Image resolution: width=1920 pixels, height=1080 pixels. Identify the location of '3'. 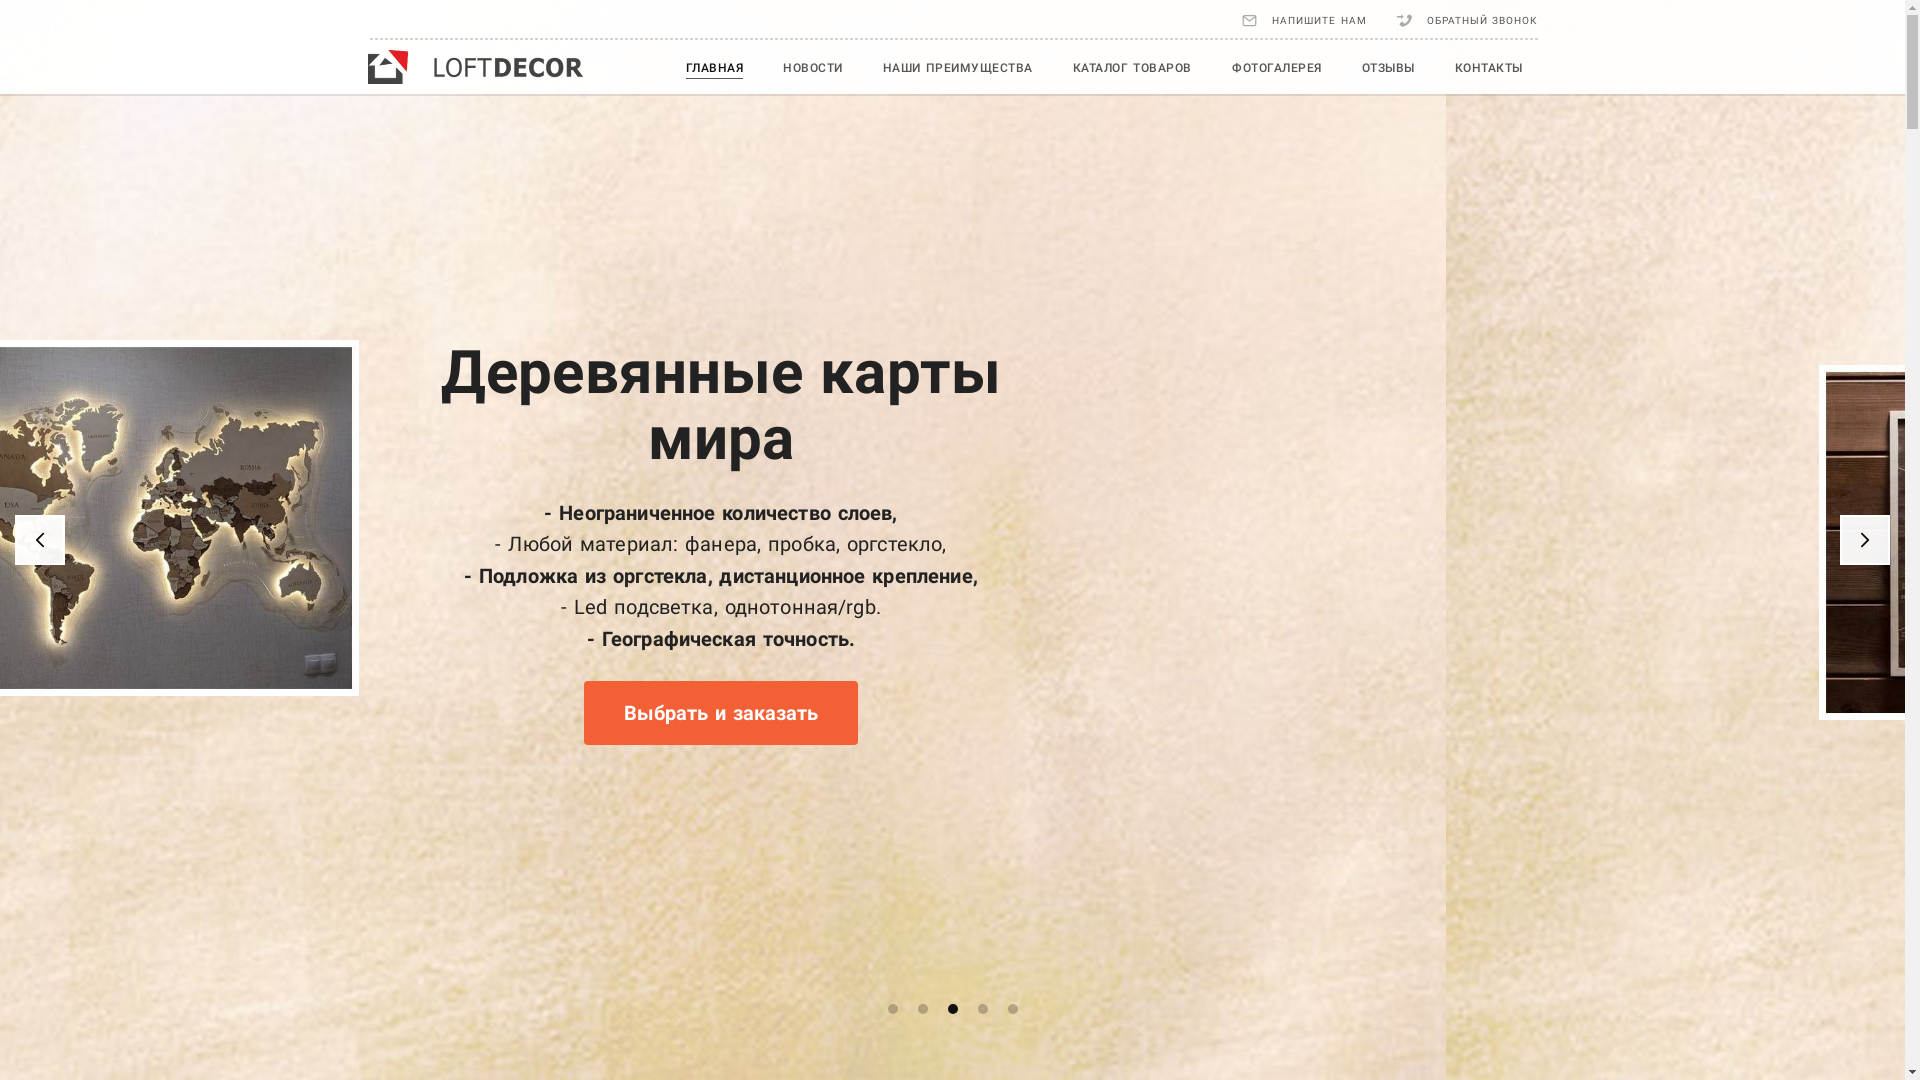
(952, 1009).